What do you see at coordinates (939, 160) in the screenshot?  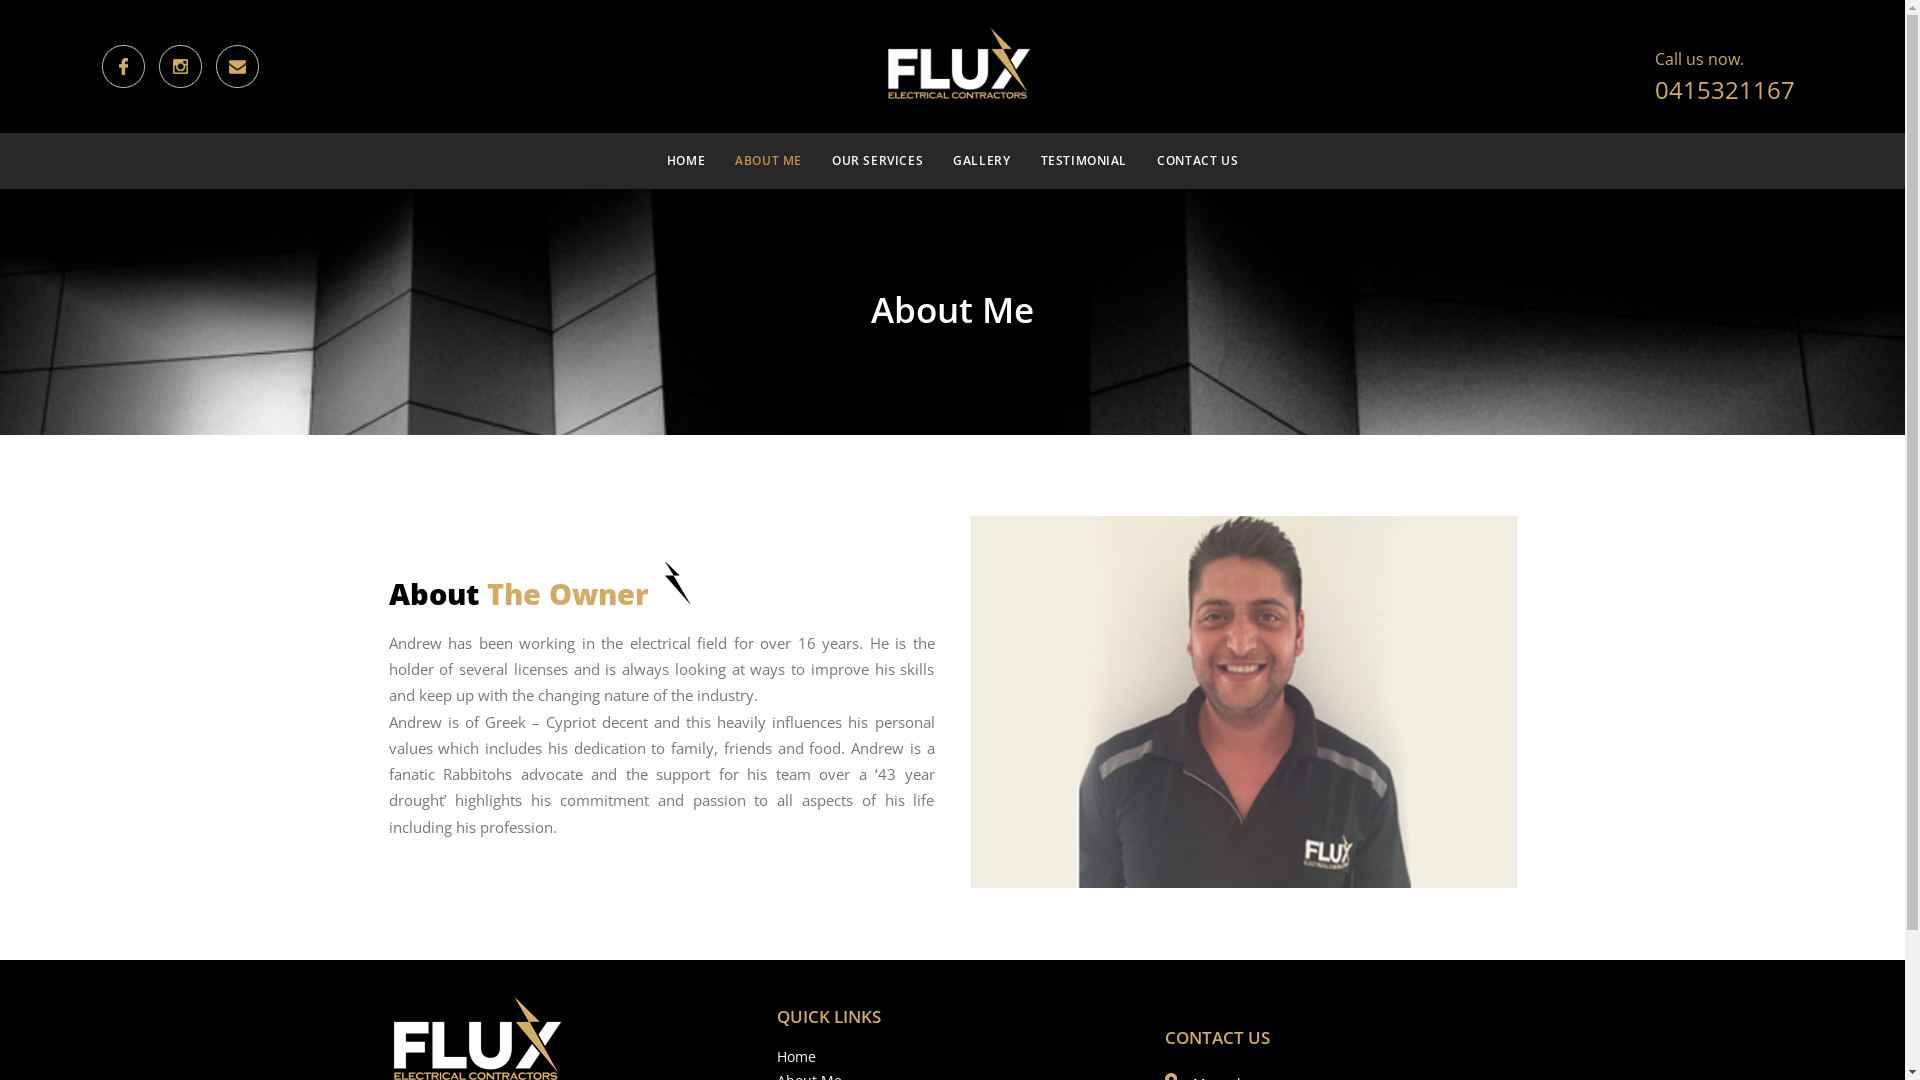 I see `'GALLERY'` at bounding box center [939, 160].